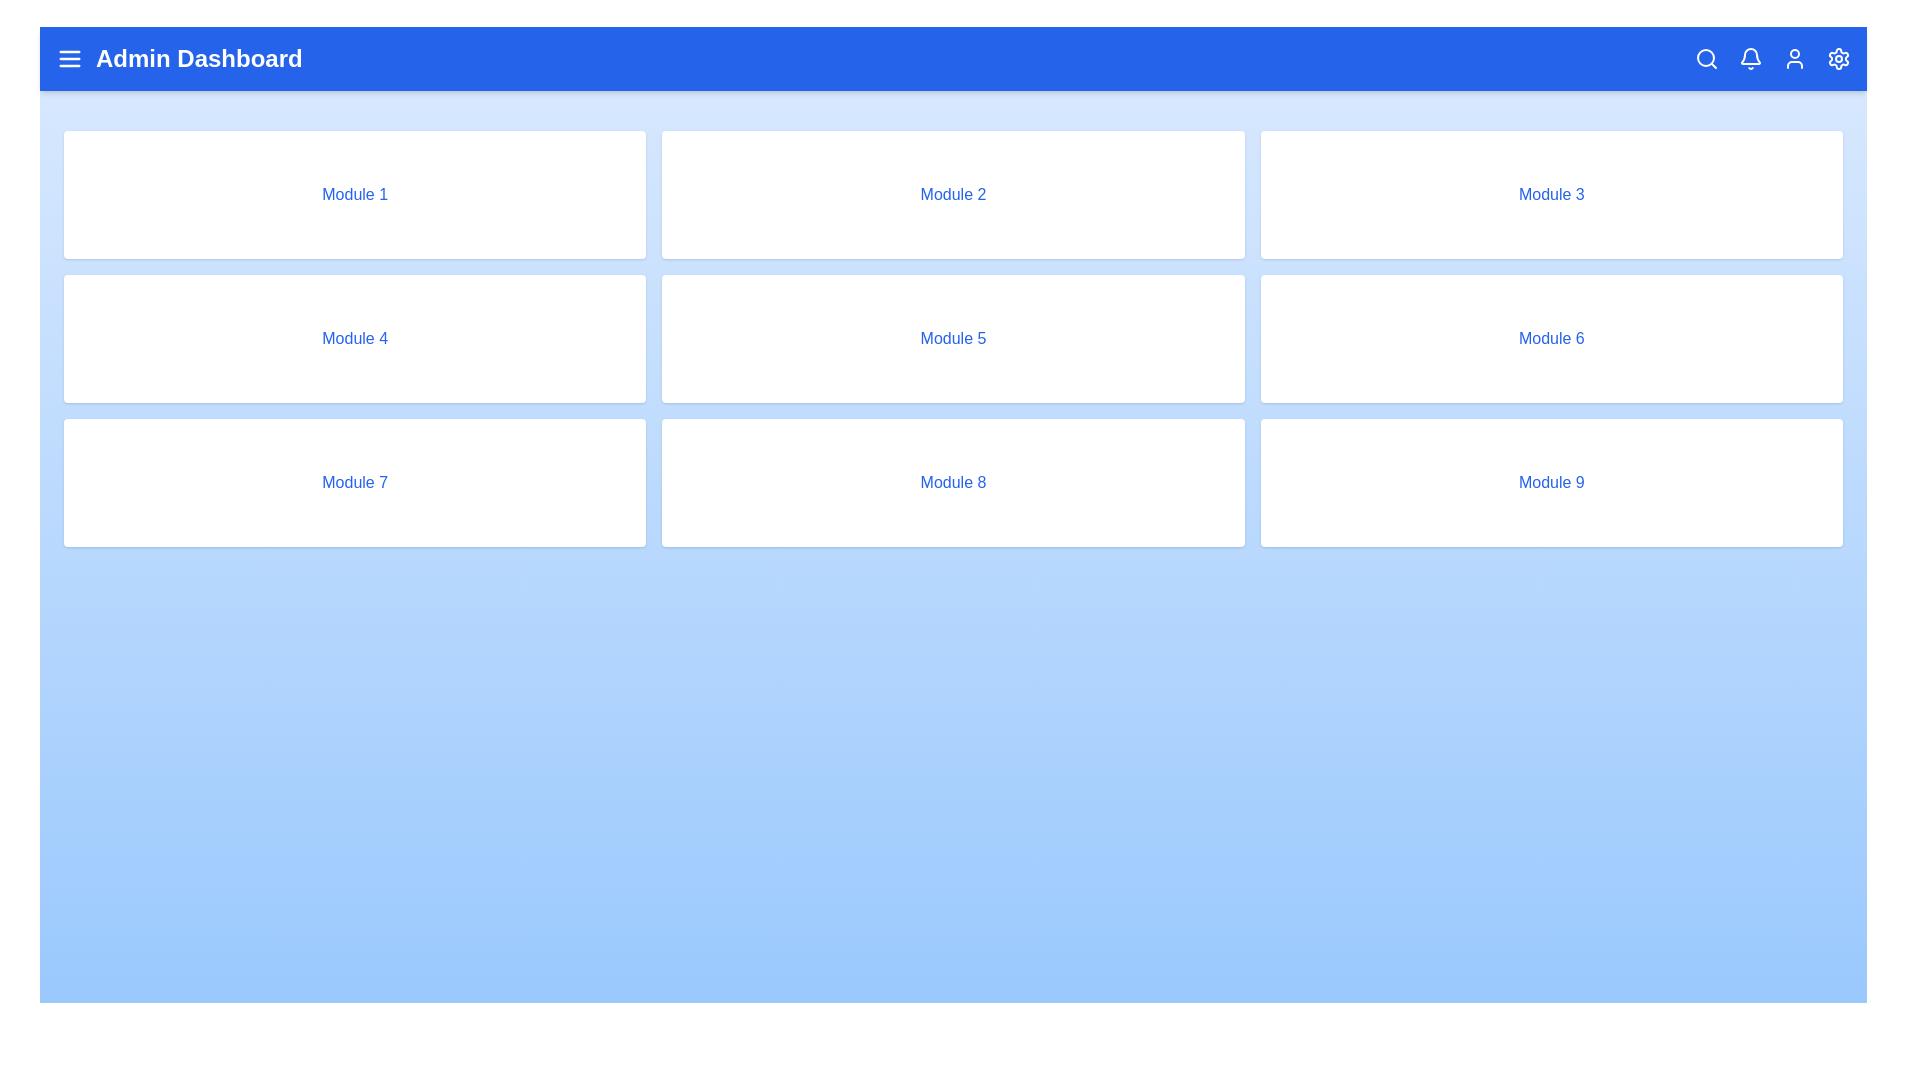  I want to click on the search icon to initiate the search functionality, so click(1706, 57).